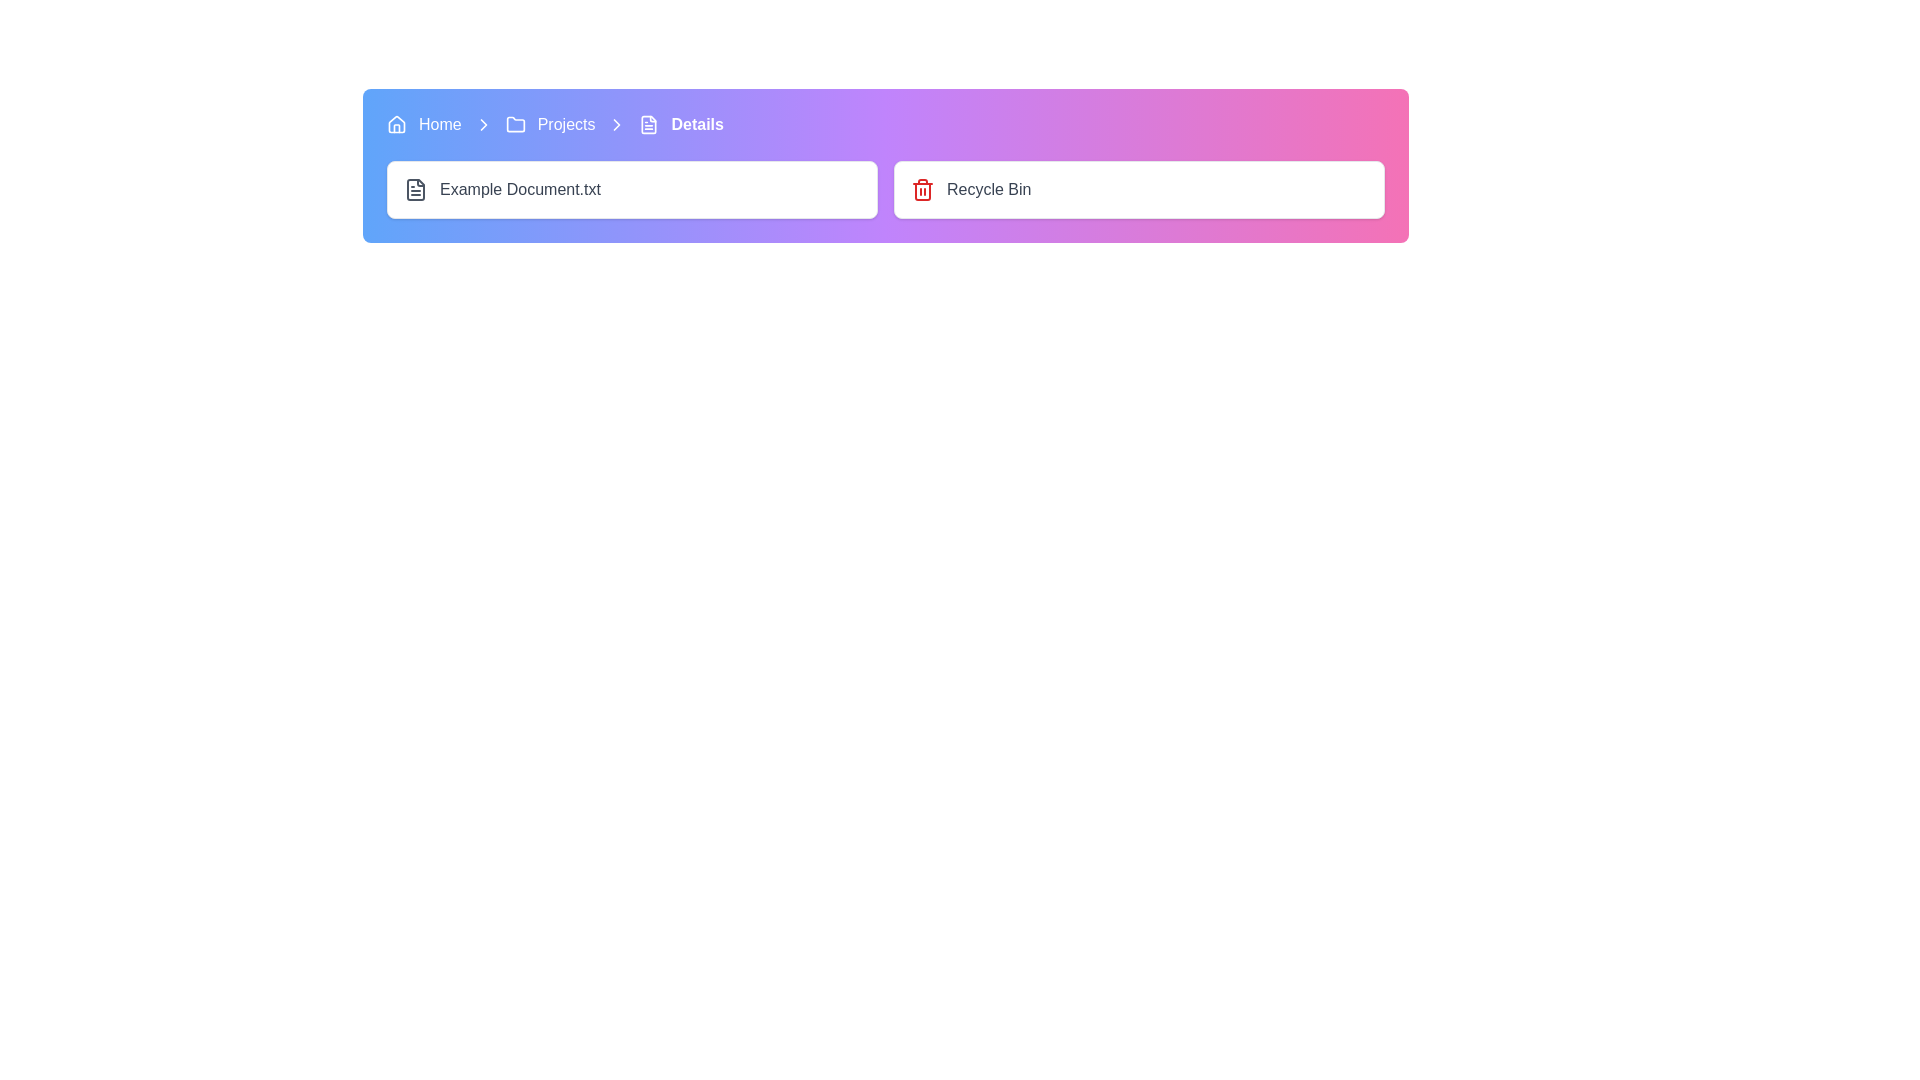  I want to click on the document icon in the breadcrumb navigation, which is styled in white against a blue background and positioned between the folder icon labeled 'Projects' and the text 'Details', so click(649, 124).